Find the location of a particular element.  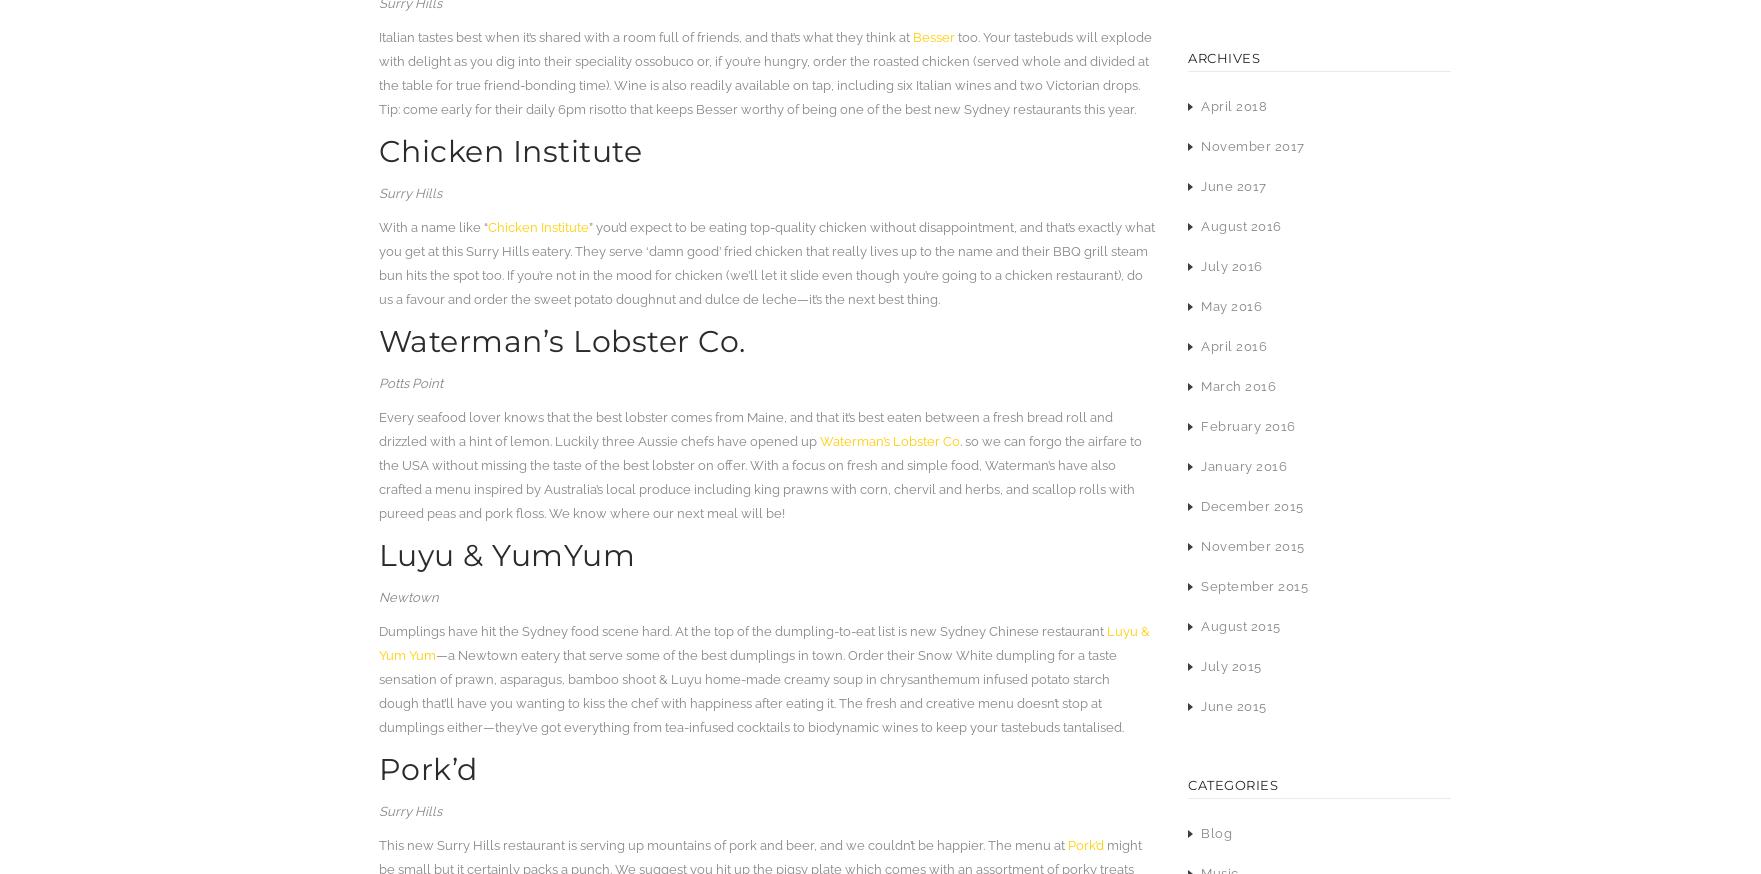

'July 2015' is located at coordinates (1230, 666).